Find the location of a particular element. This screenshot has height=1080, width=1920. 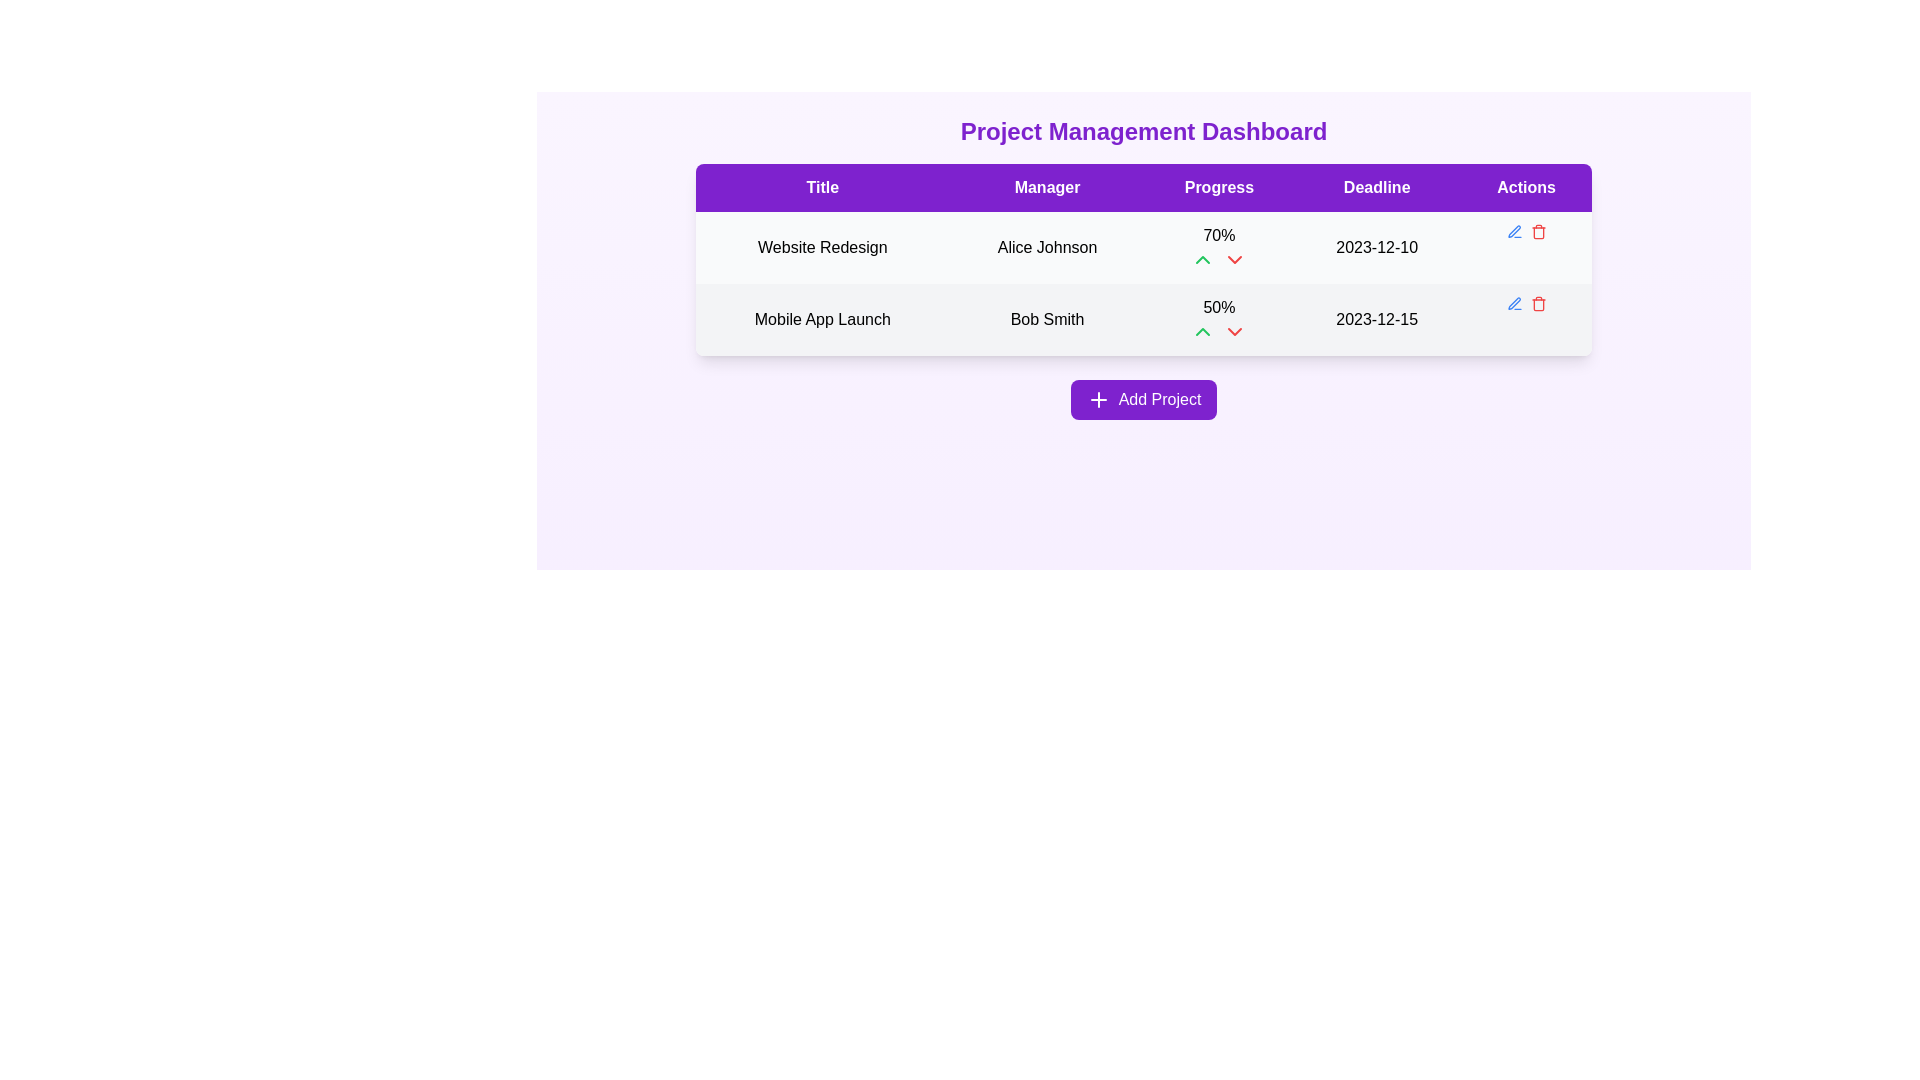

the main title of the web page indicating 'Project Management Dashboard', located at the top-center of the layout is located at coordinates (1143, 131).